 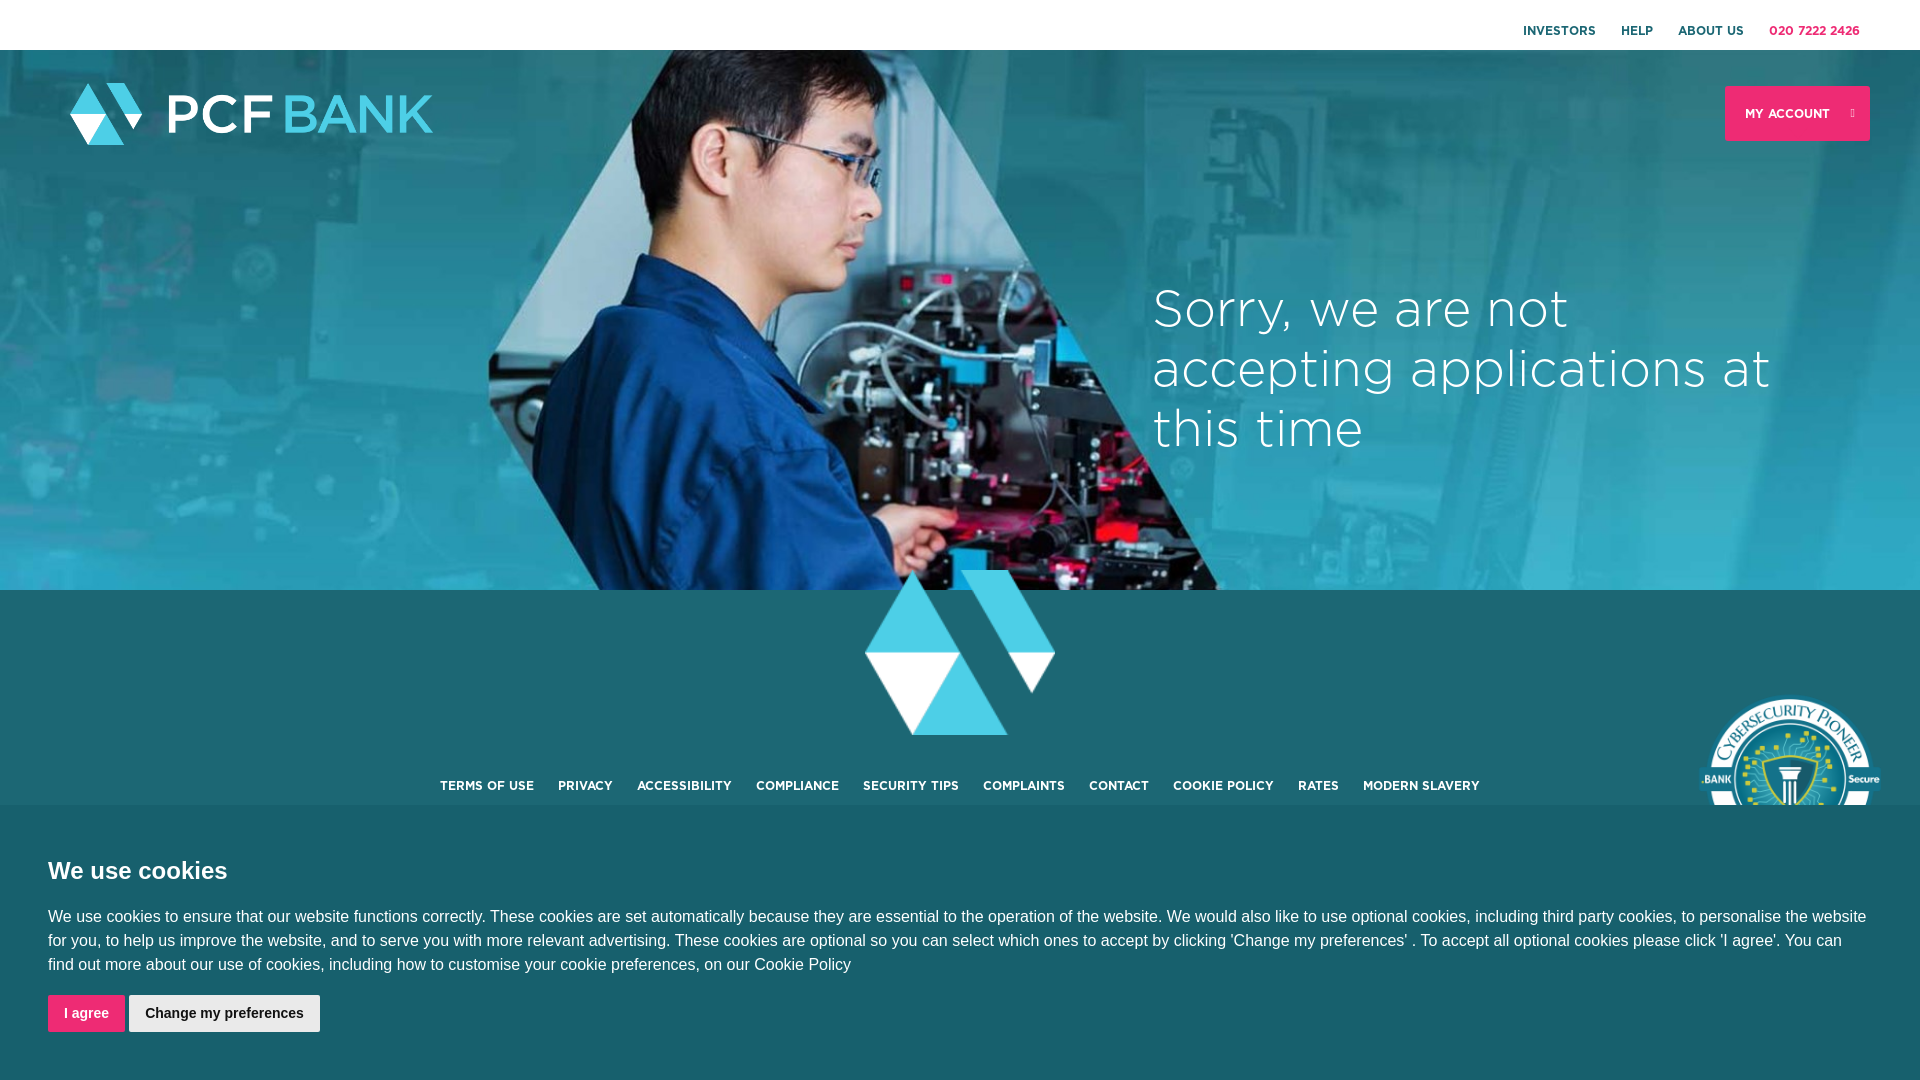 I want to click on 'ACCESSIBILITY', so click(x=684, y=785).